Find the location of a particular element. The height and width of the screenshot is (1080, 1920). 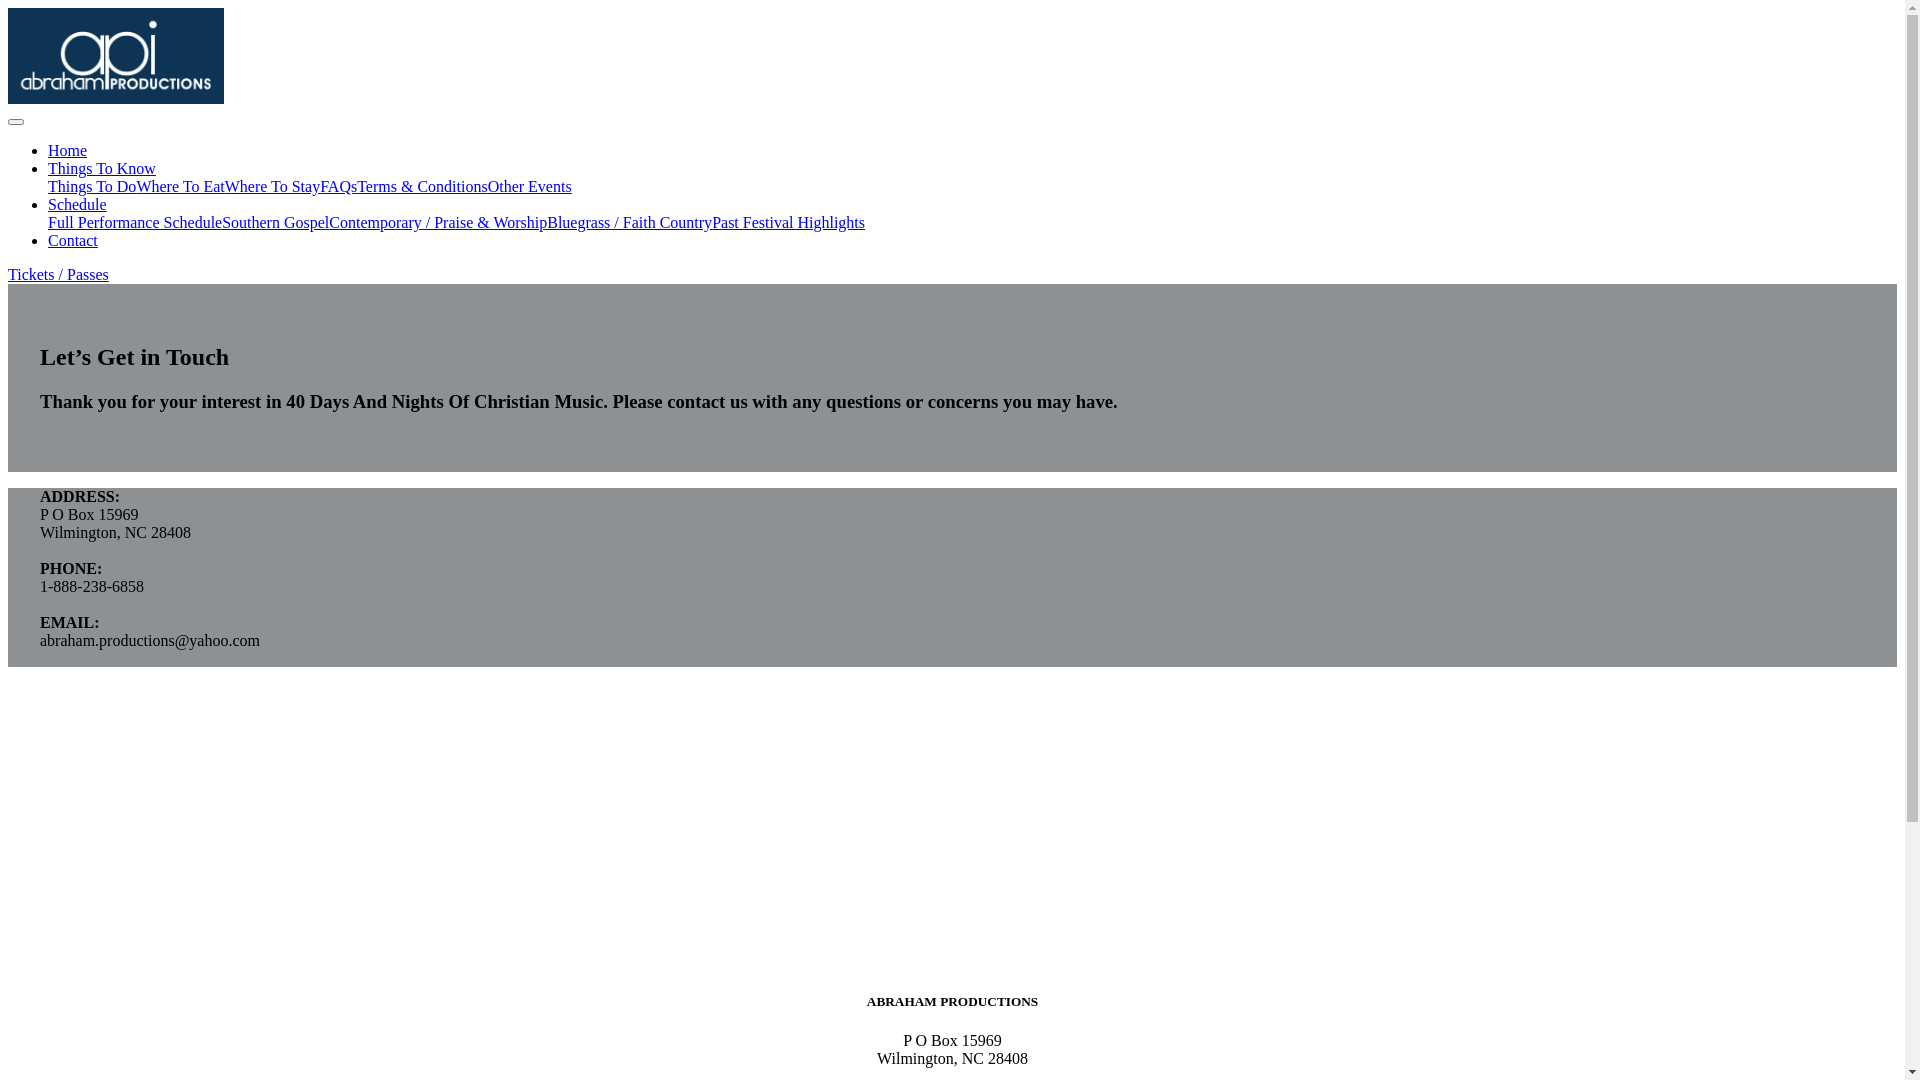

'Where To Eat' is located at coordinates (180, 186).